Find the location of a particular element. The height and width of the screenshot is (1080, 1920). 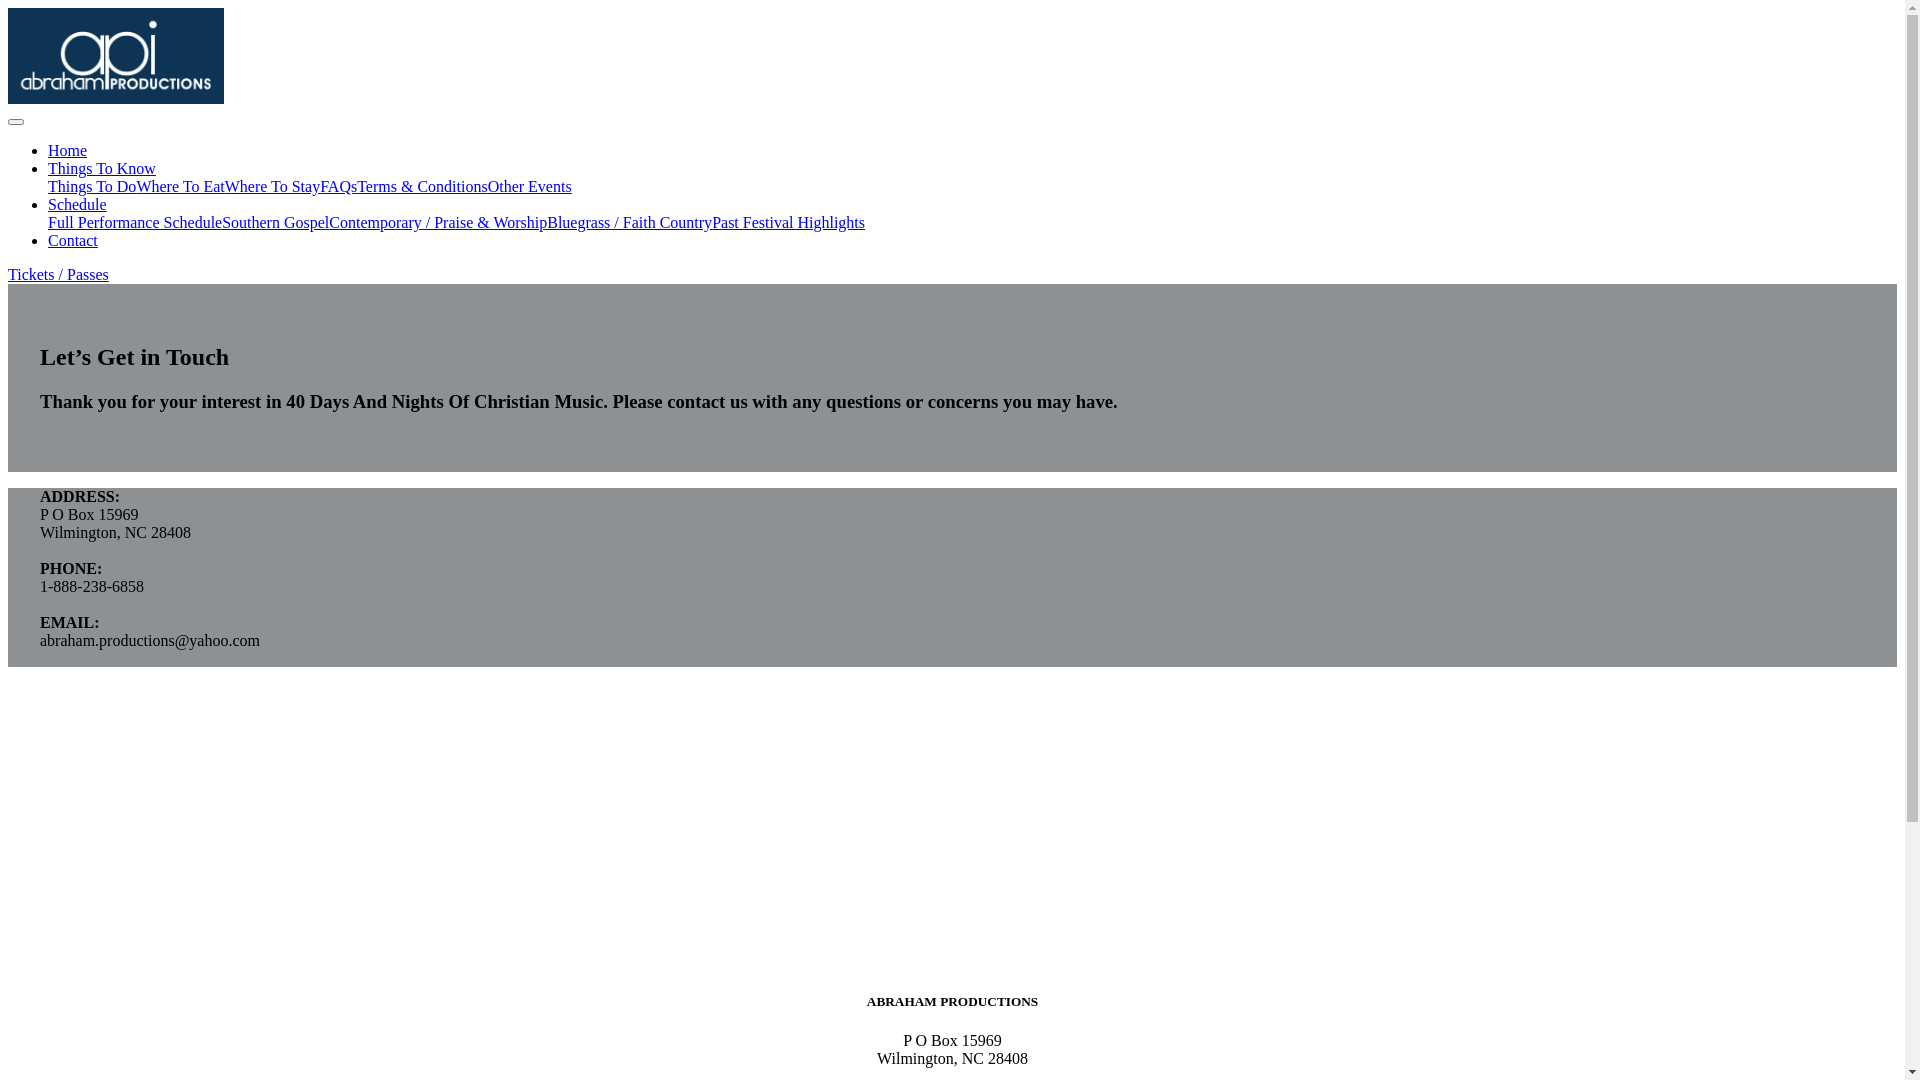

'Where To Eat' is located at coordinates (180, 186).